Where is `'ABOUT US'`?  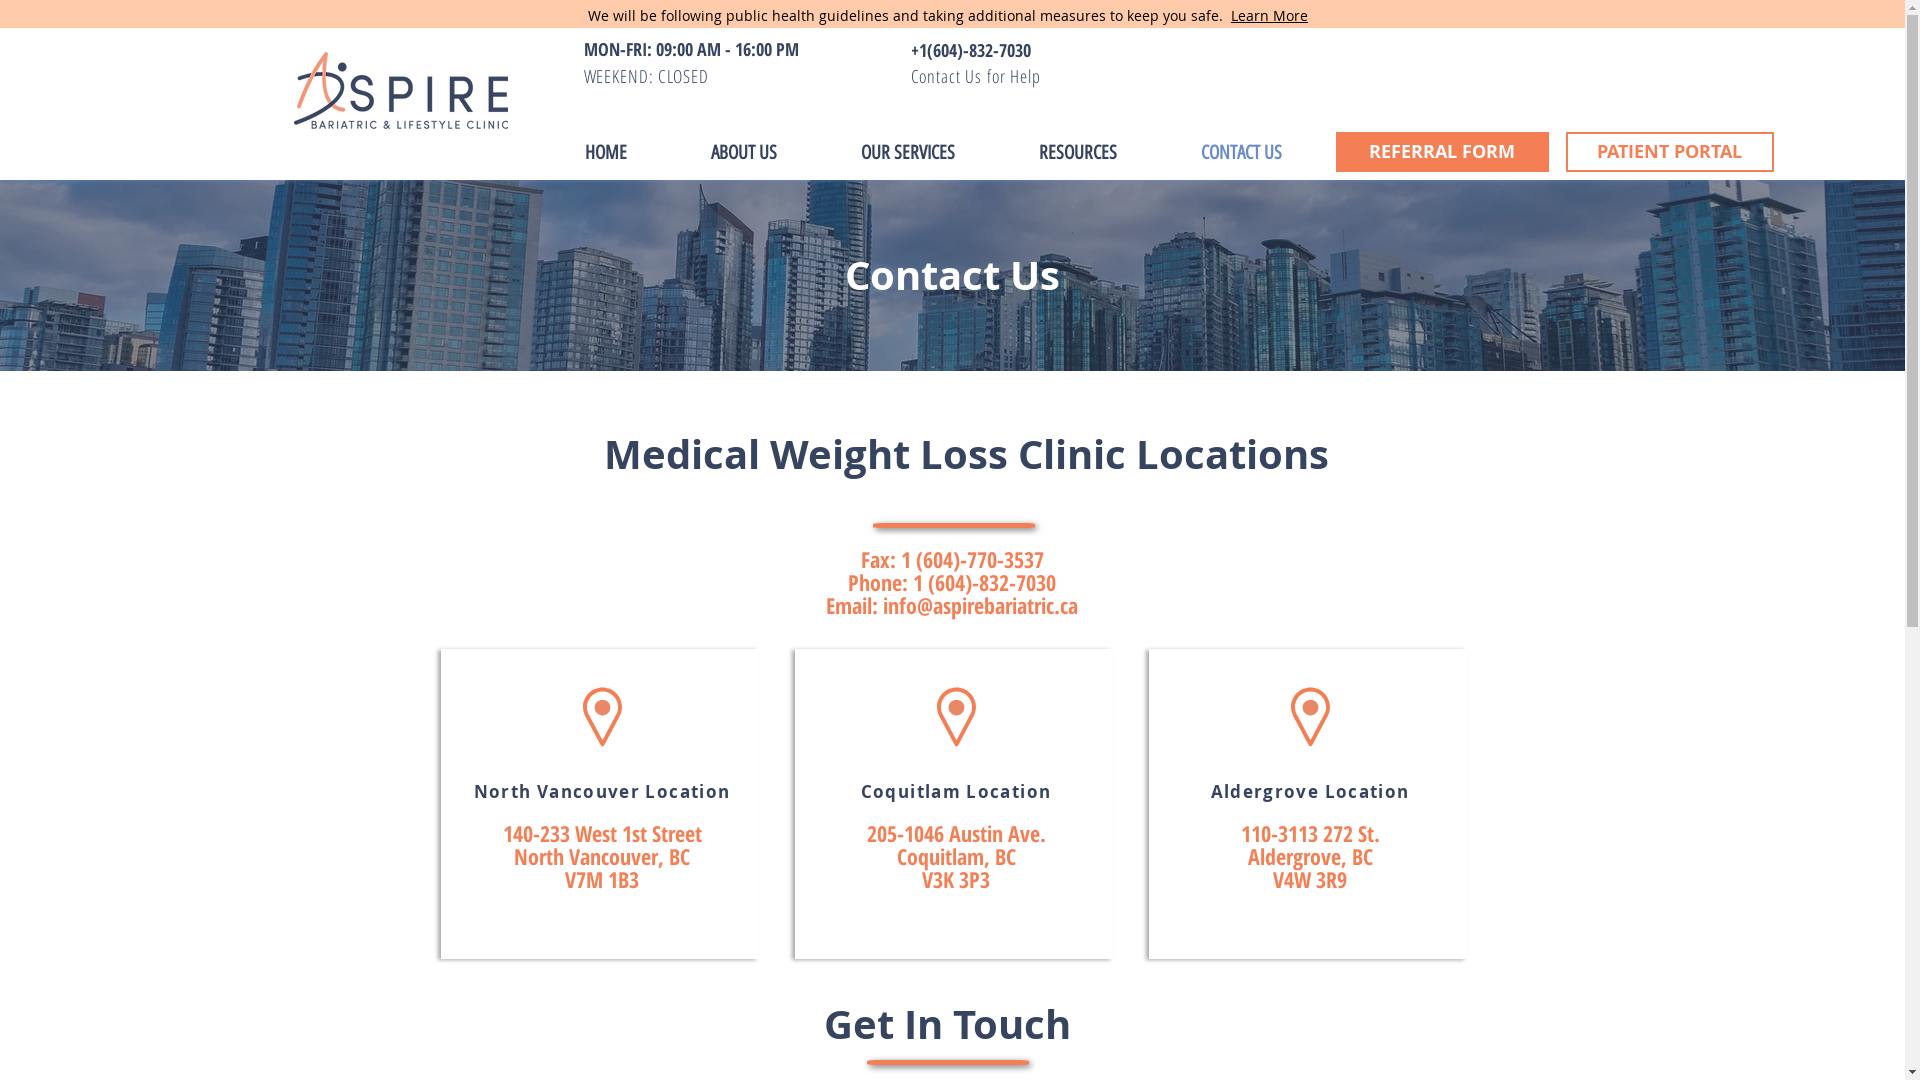 'ABOUT US' is located at coordinates (742, 152).